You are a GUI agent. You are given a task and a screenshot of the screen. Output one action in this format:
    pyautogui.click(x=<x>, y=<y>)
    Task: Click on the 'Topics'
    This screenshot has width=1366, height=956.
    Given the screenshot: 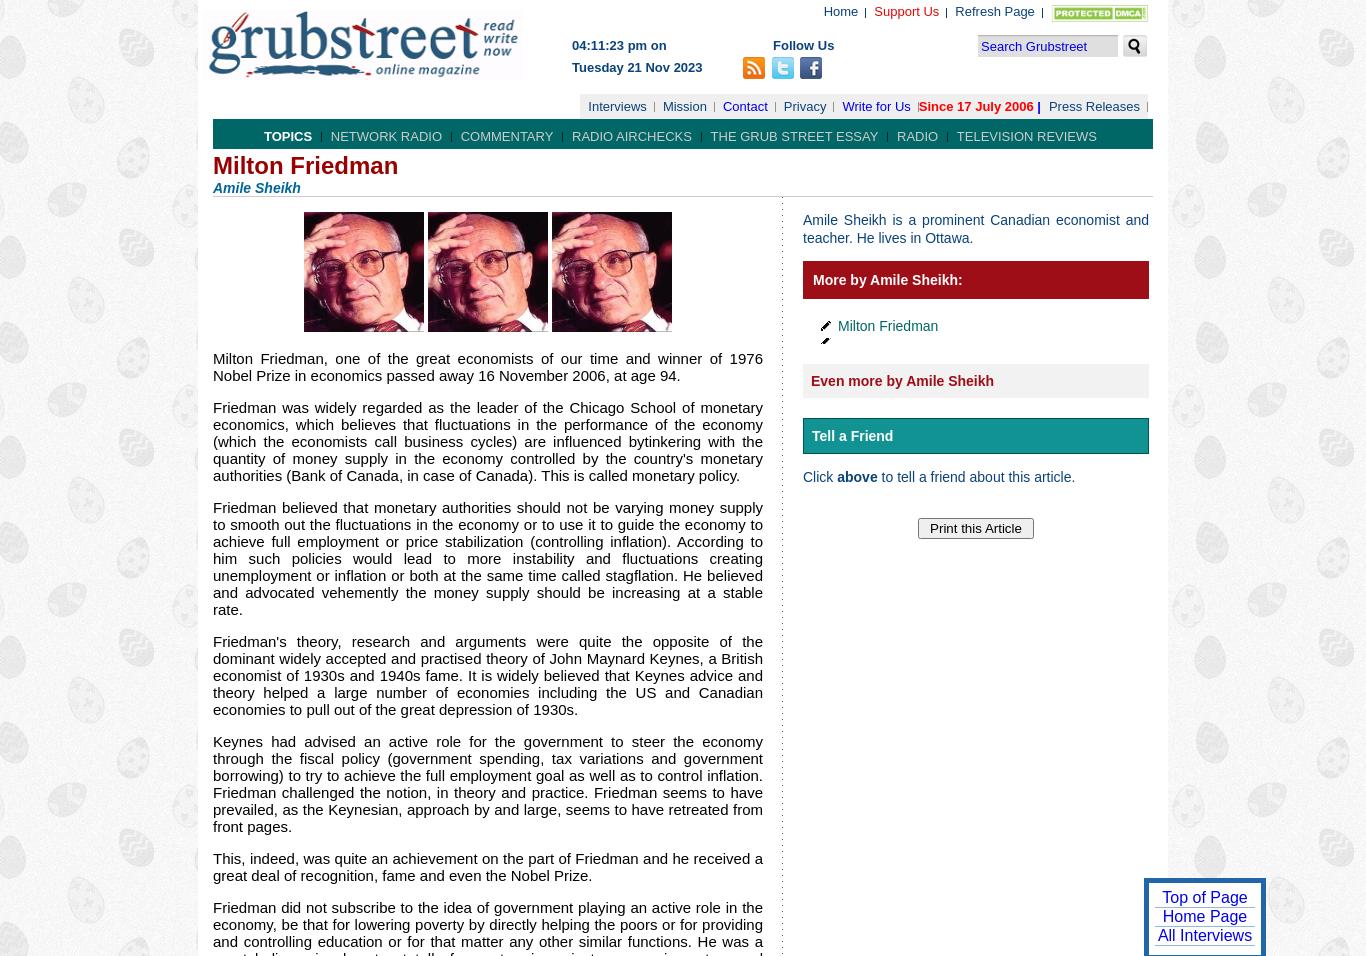 What is the action you would take?
    pyautogui.click(x=287, y=136)
    